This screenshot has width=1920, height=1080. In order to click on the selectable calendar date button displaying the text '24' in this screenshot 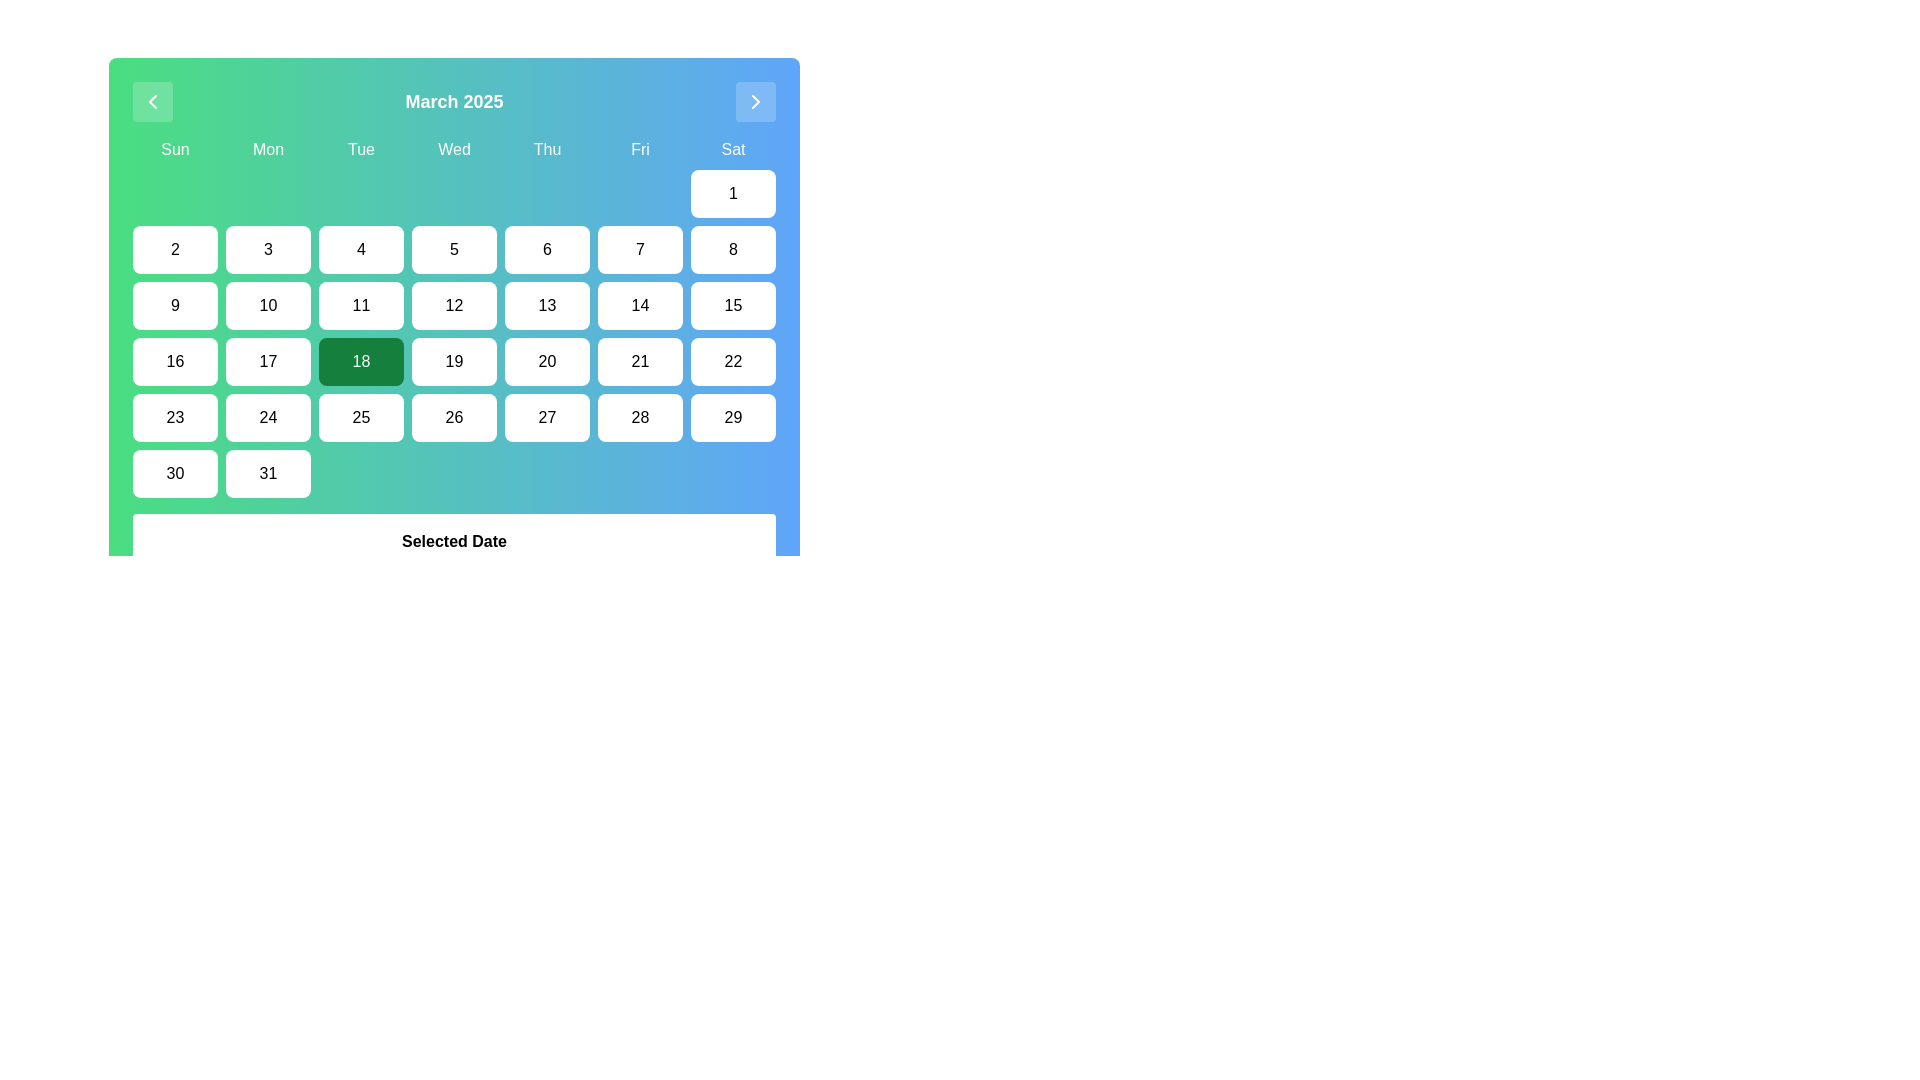, I will do `click(267, 416)`.